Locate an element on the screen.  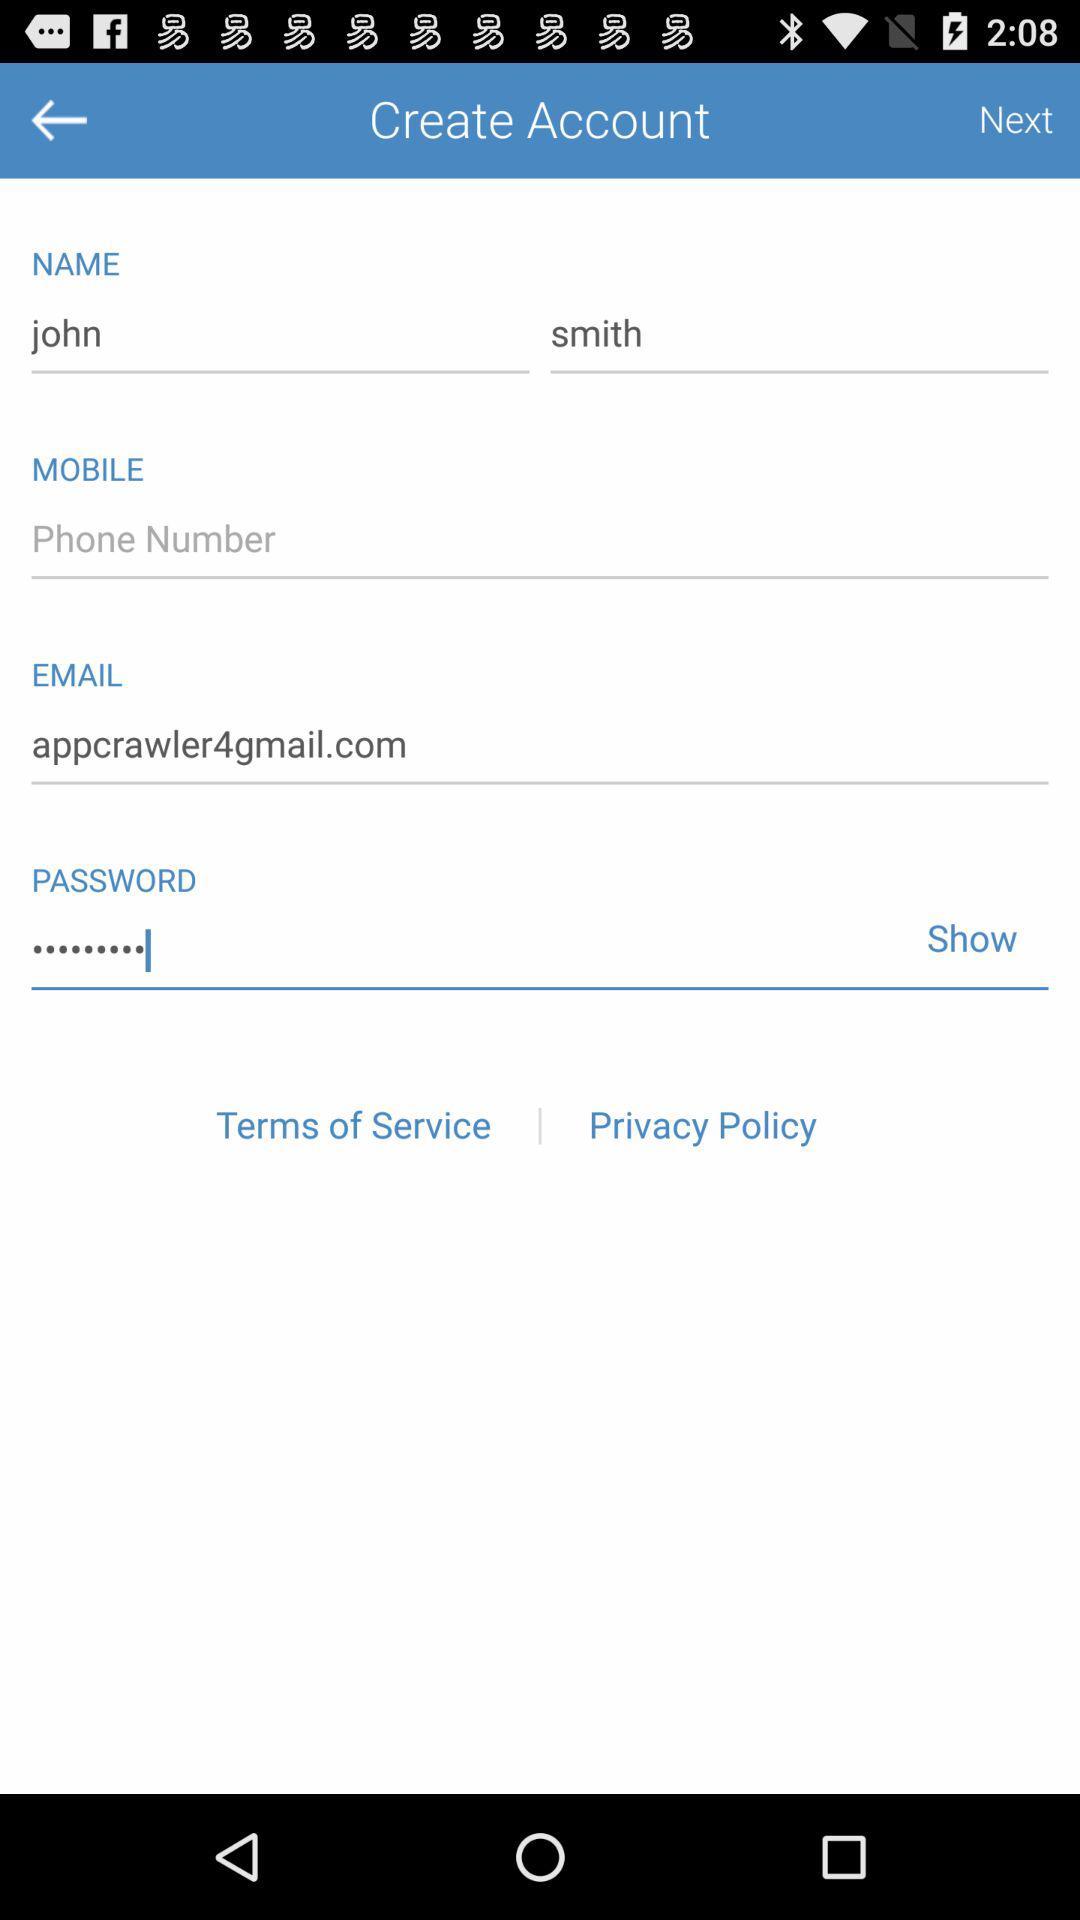
item to the left of the smith item is located at coordinates (280, 334).